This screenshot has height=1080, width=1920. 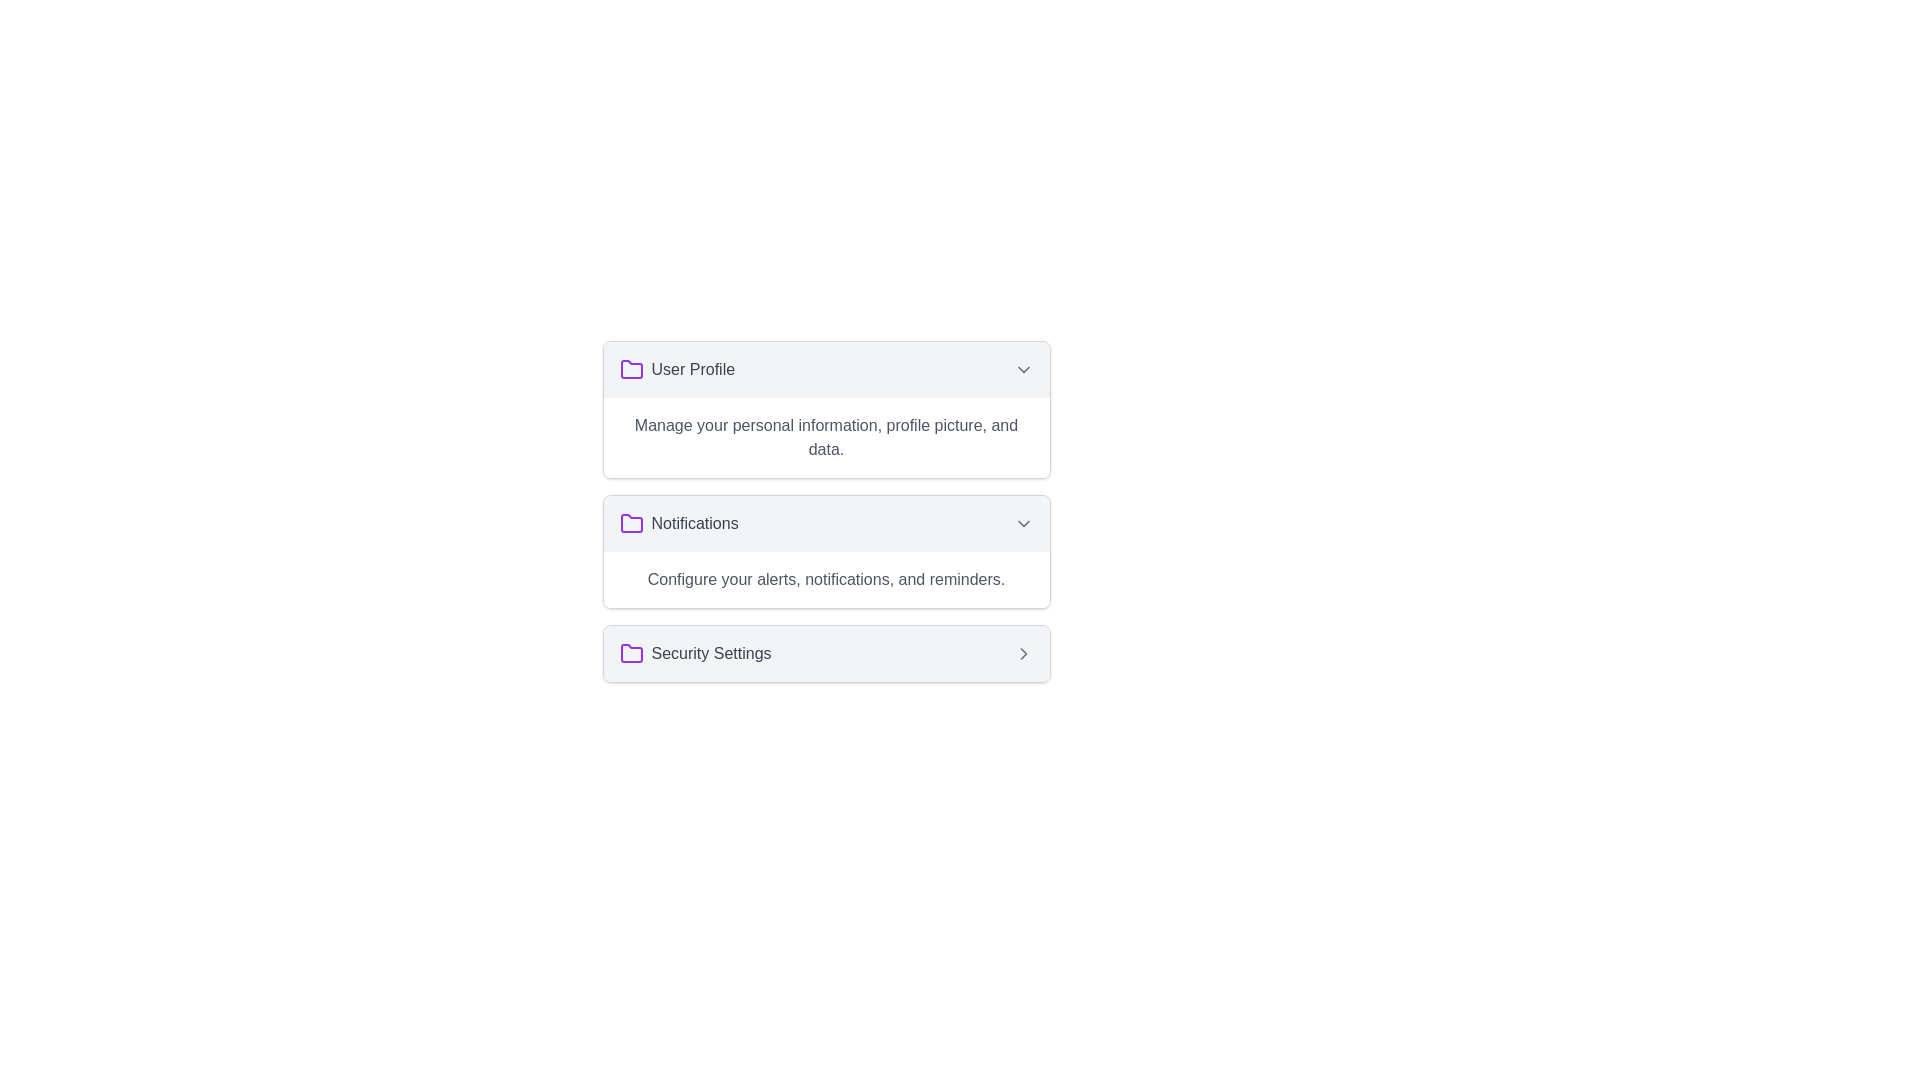 What do you see at coordinates (695, 523) in the screenshot?
I see `description associated with the 'Notifications' Text Label located beside the folder icon in the second panel of the list` at bounding box center [695, 523].